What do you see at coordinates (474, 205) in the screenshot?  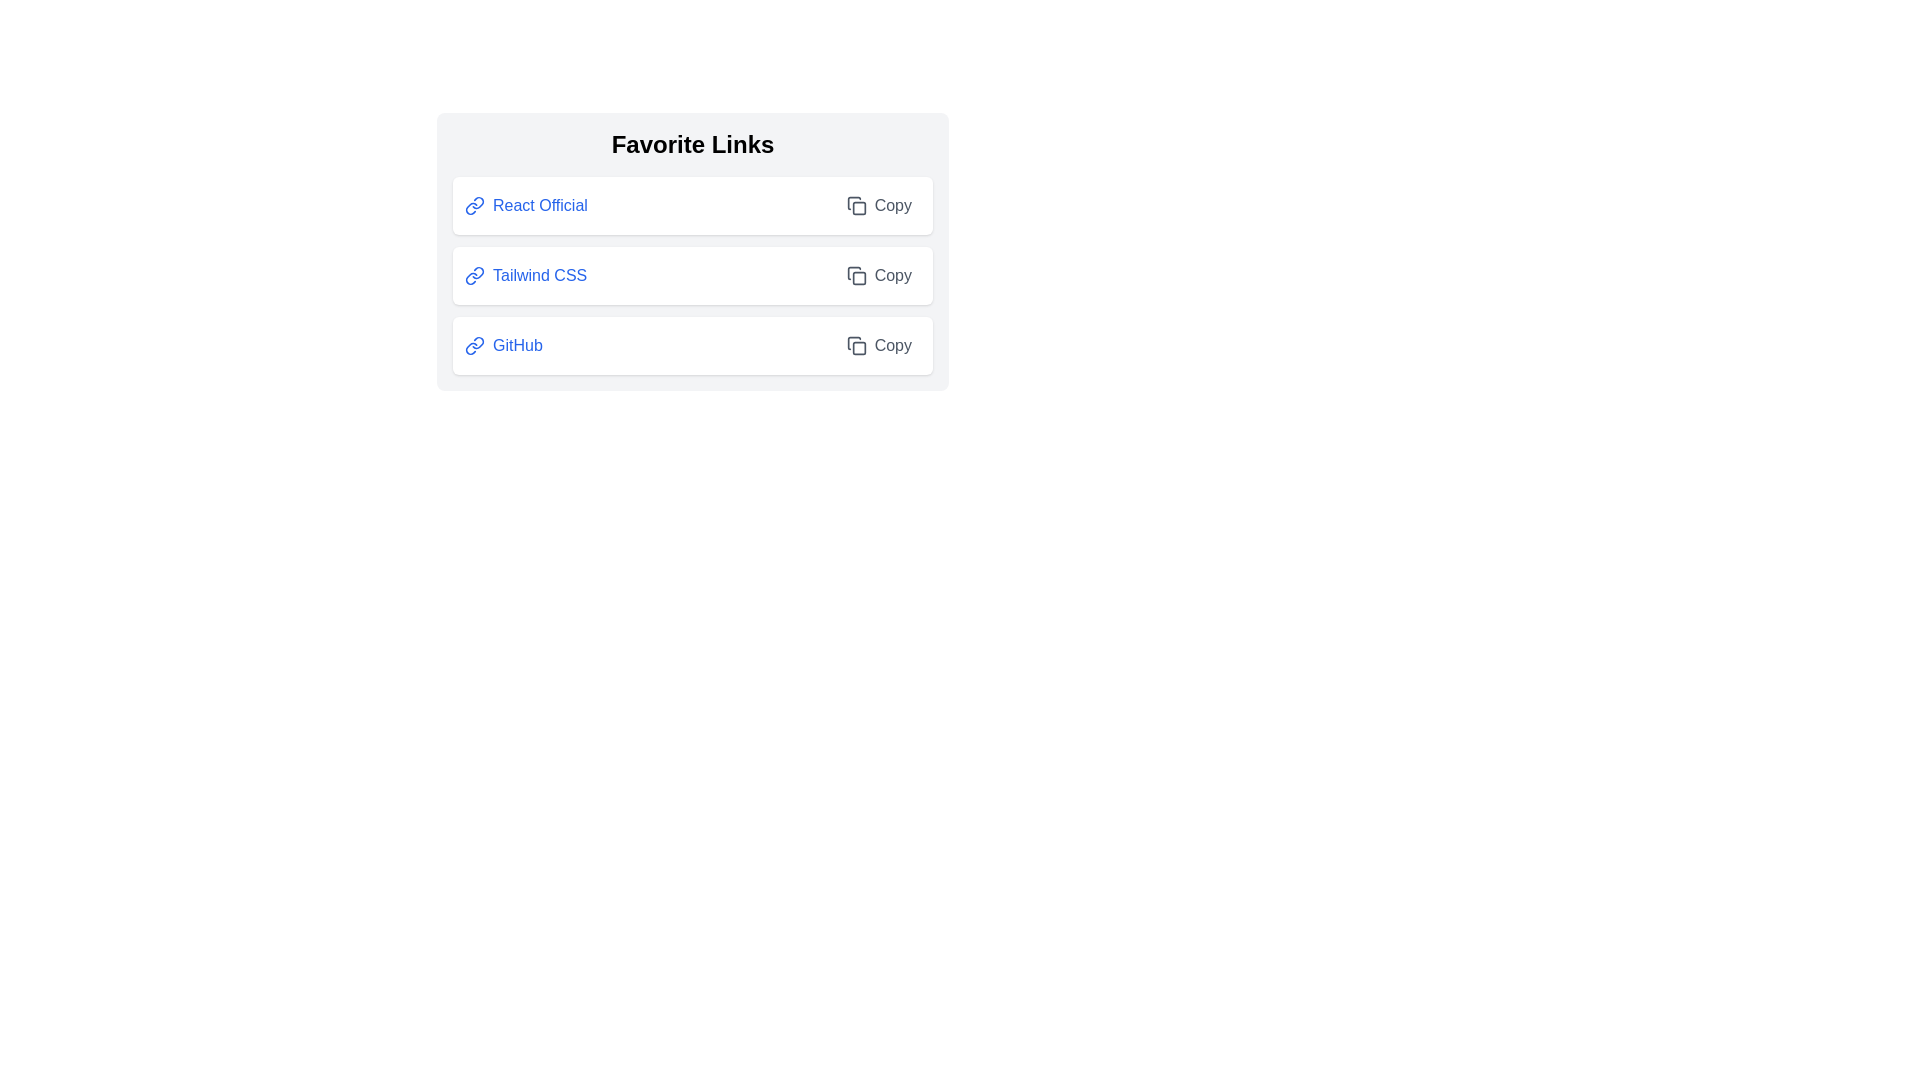 I see `the hyperlink represented by the Icon located to the left of the 'React Official' text in the 'Favorite Links' section` at bounding box center [474, 205].